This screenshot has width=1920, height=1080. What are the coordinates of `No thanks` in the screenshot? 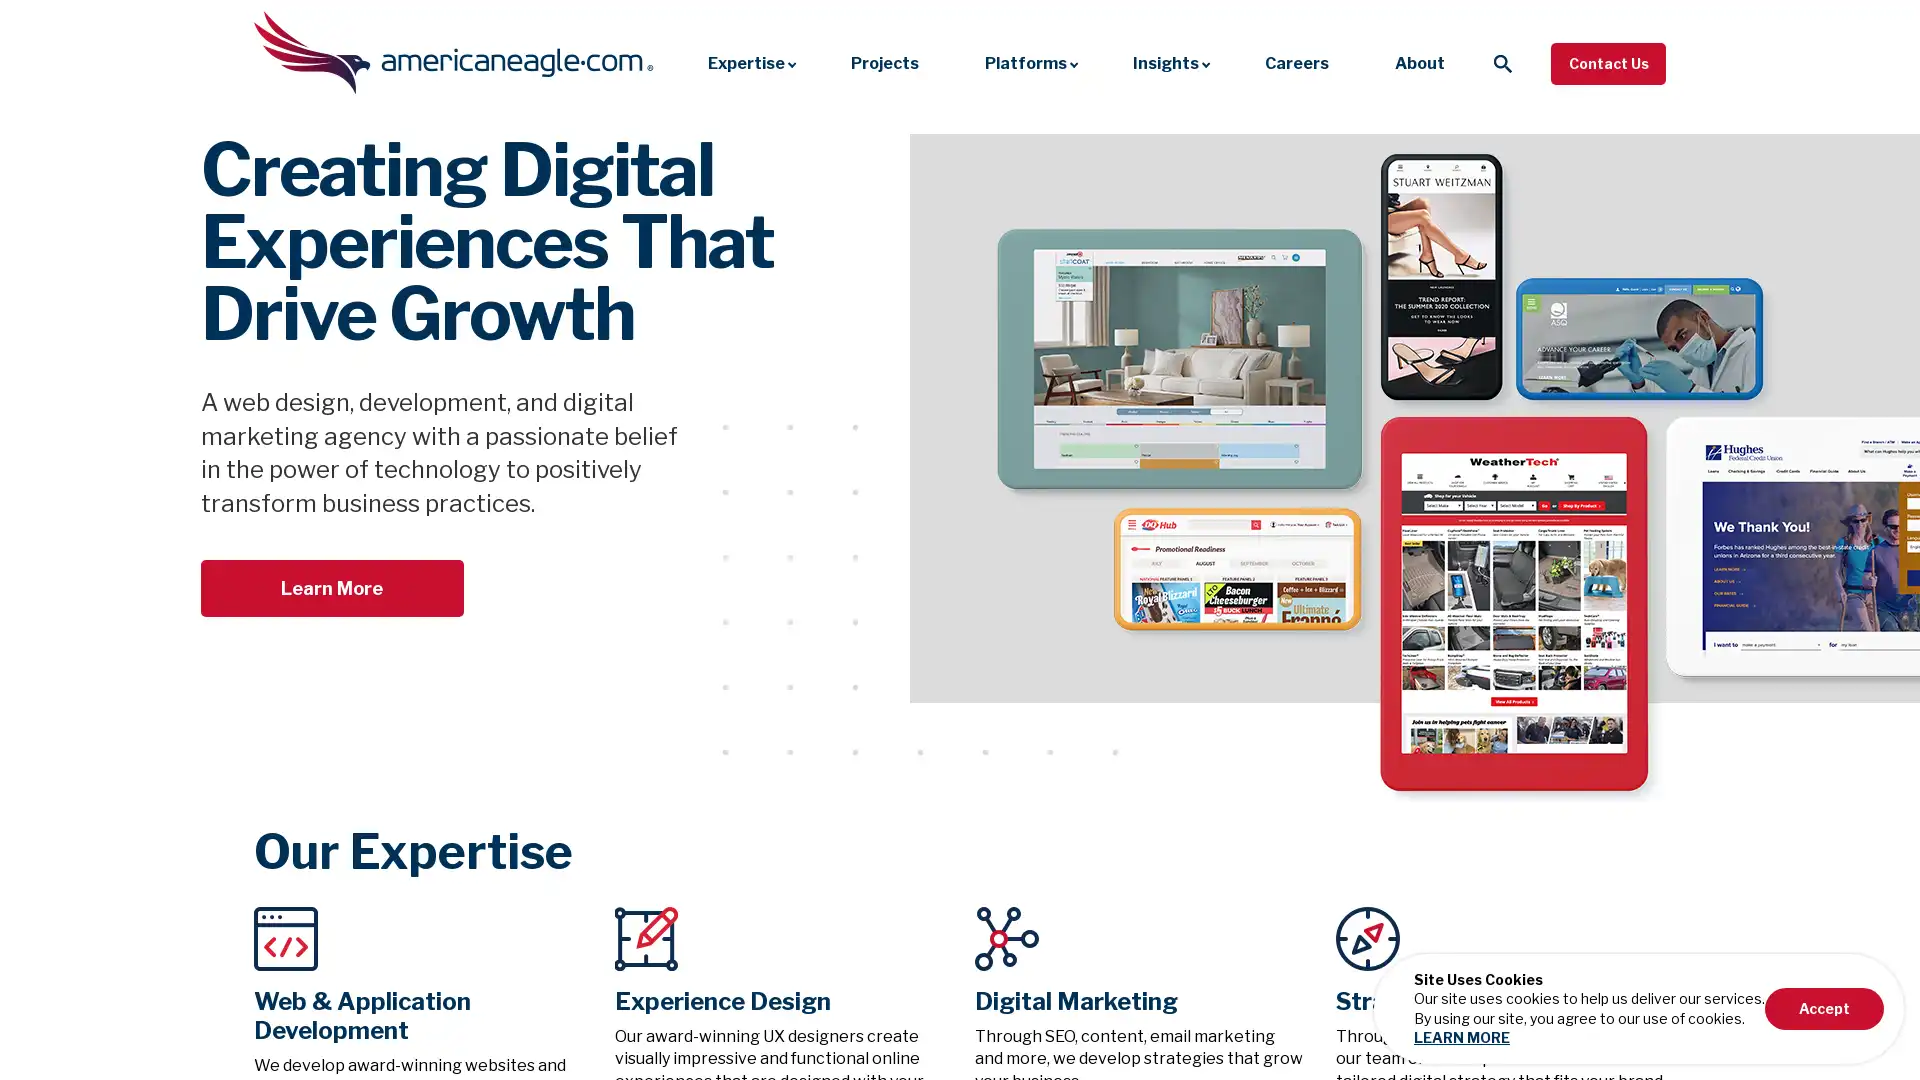 It's located at (1793, 1058).